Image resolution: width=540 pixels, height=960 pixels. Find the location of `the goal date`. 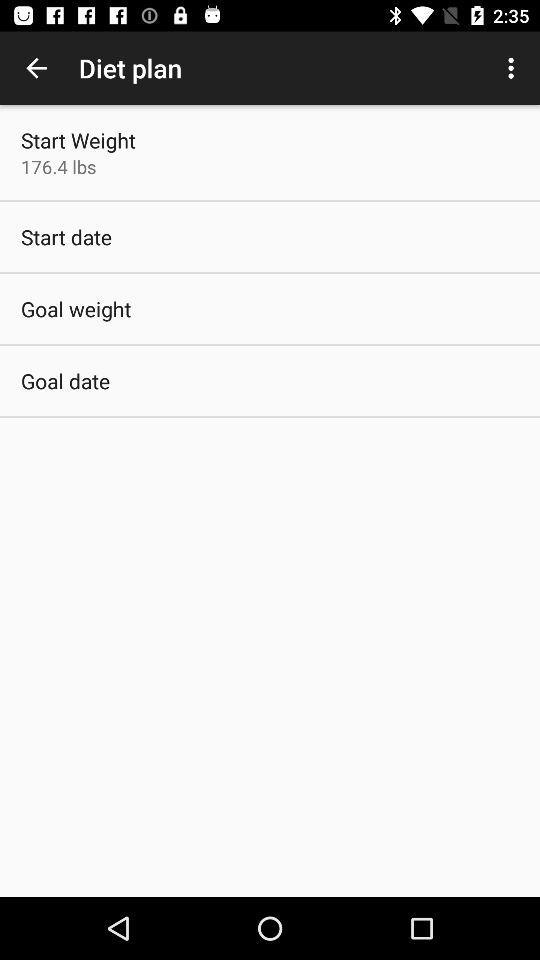

the goal date is located at coordinates (65, 380).